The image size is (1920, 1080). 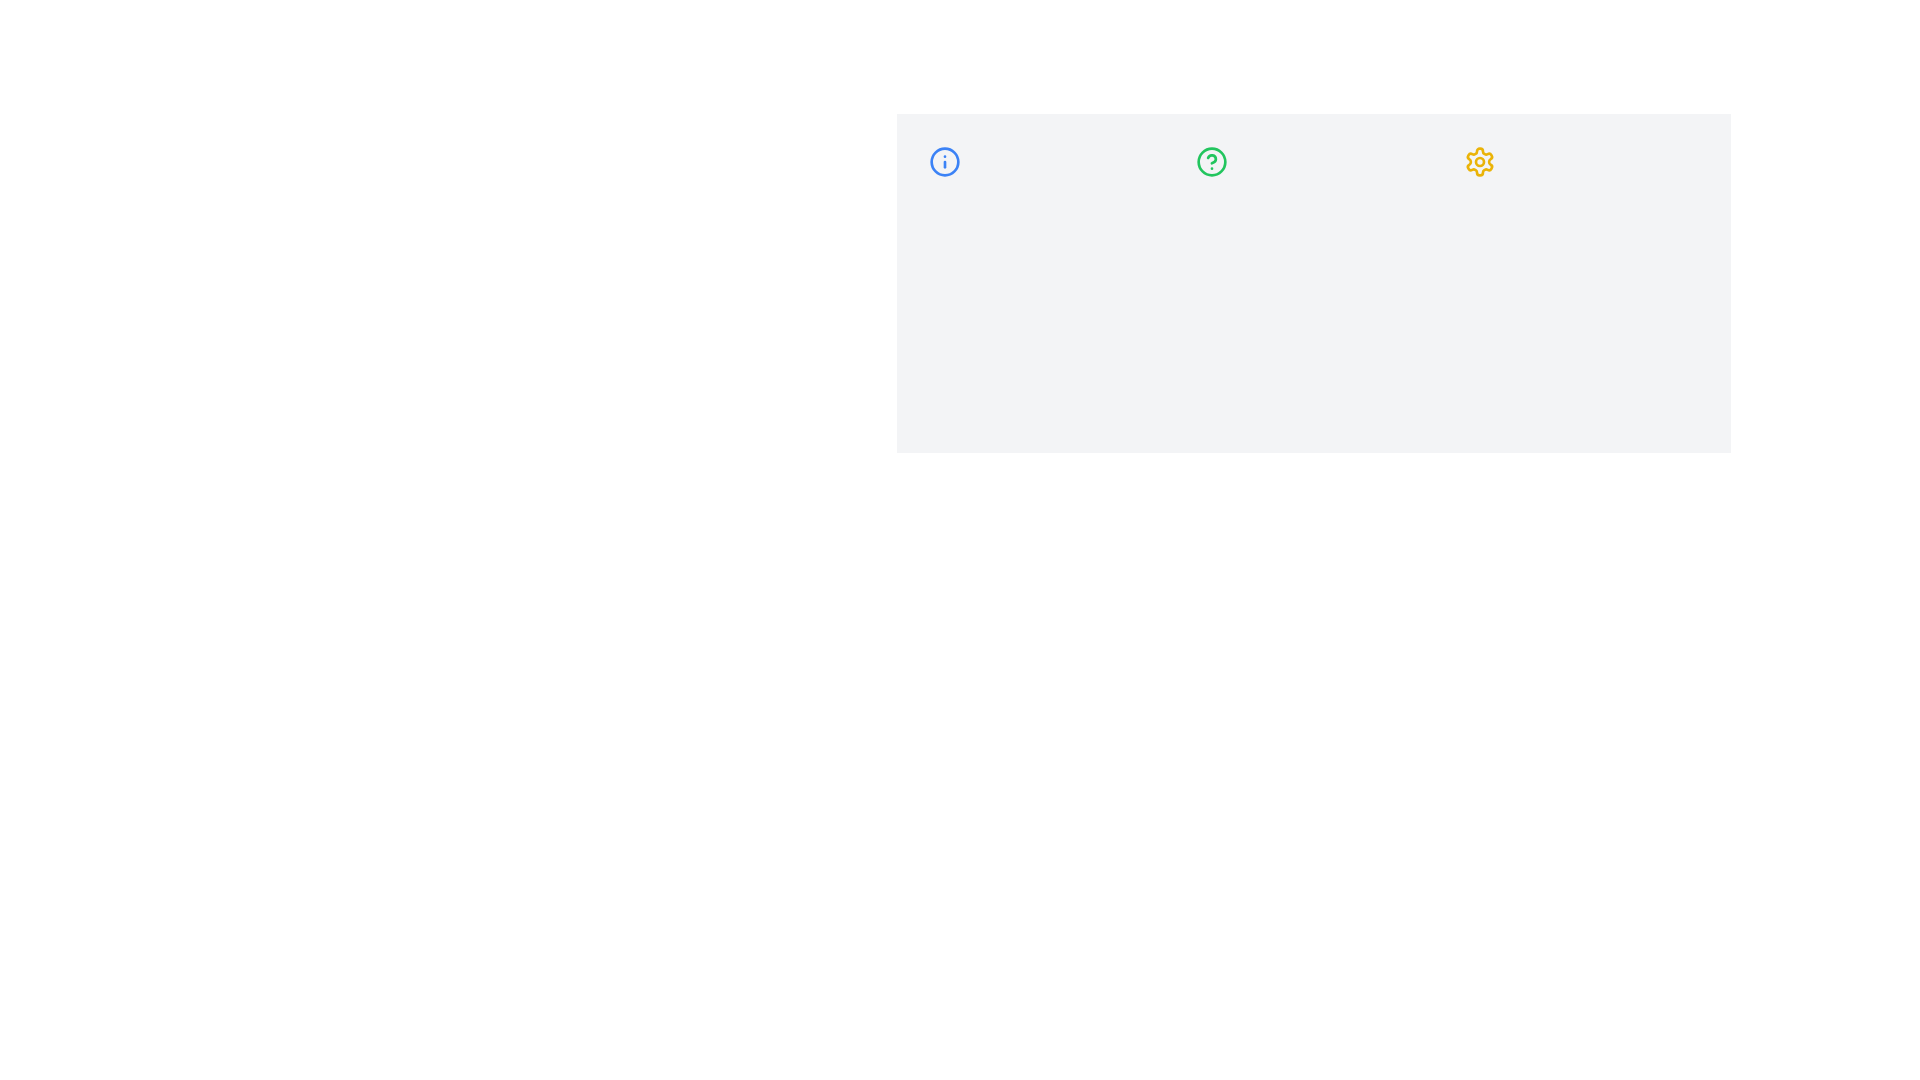 I want to click on the blue-bordered circular element with a white fill that serves as the background of an informational icon, so click(x=944, y=161).